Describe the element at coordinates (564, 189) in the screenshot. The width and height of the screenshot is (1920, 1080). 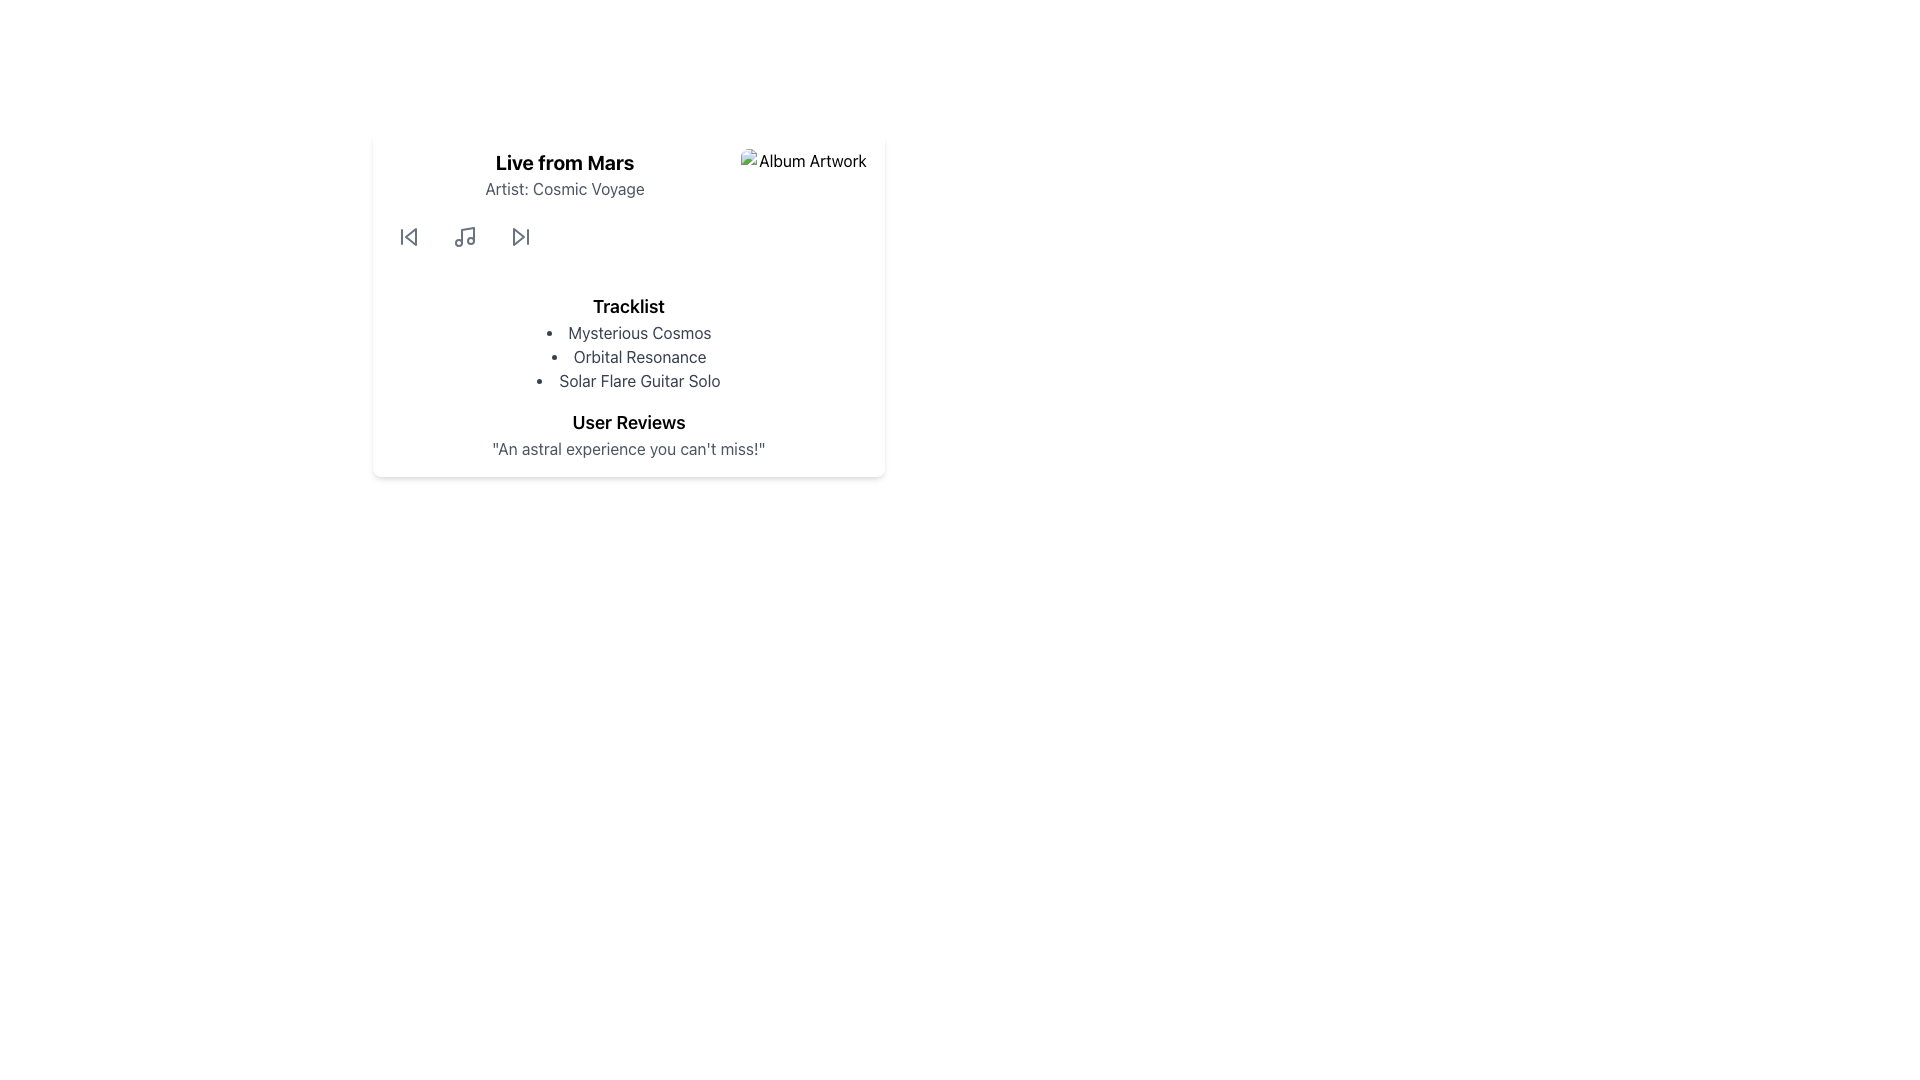
I see `static text display element that shows 'Artist: Cosmic Voyage', which is a medium-sized gray font located below the title 'Live from Mars'` at that location.